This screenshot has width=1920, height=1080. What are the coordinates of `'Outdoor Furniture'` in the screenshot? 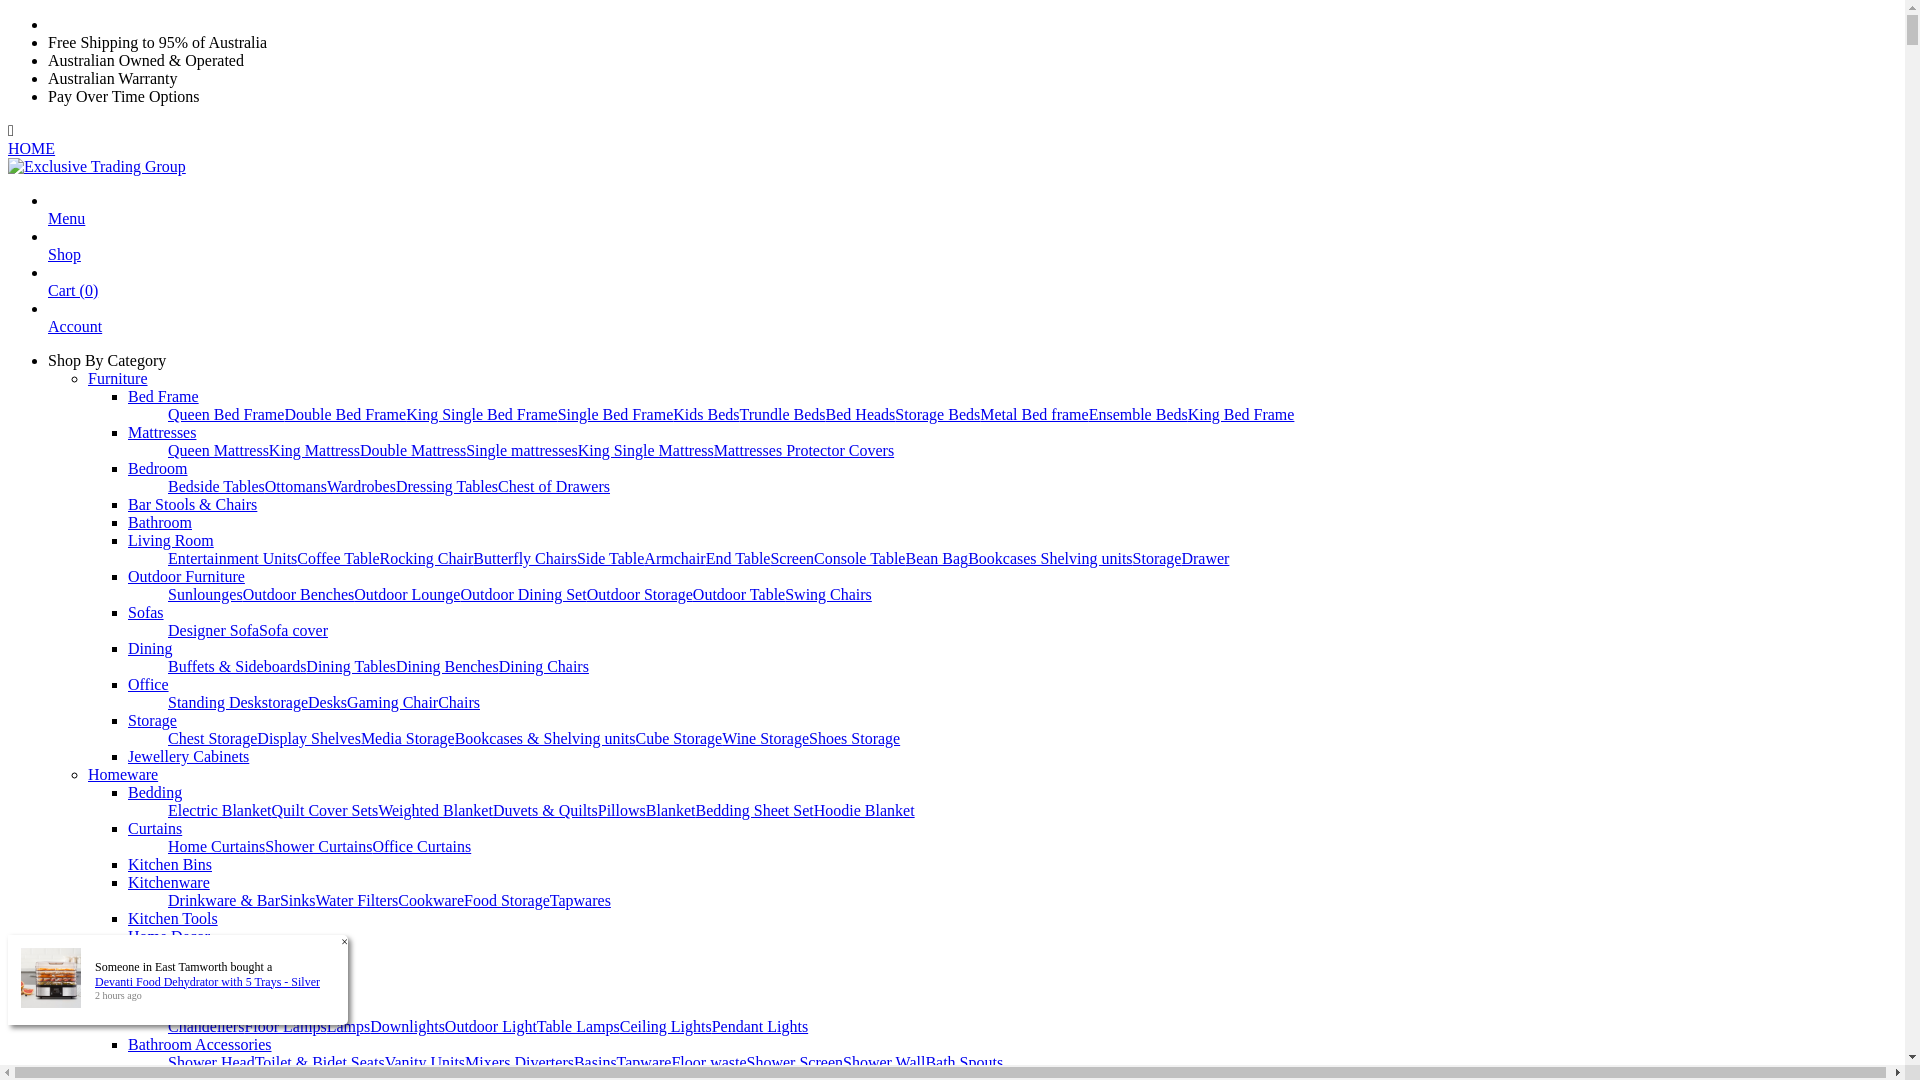 It's located at (186, 576).